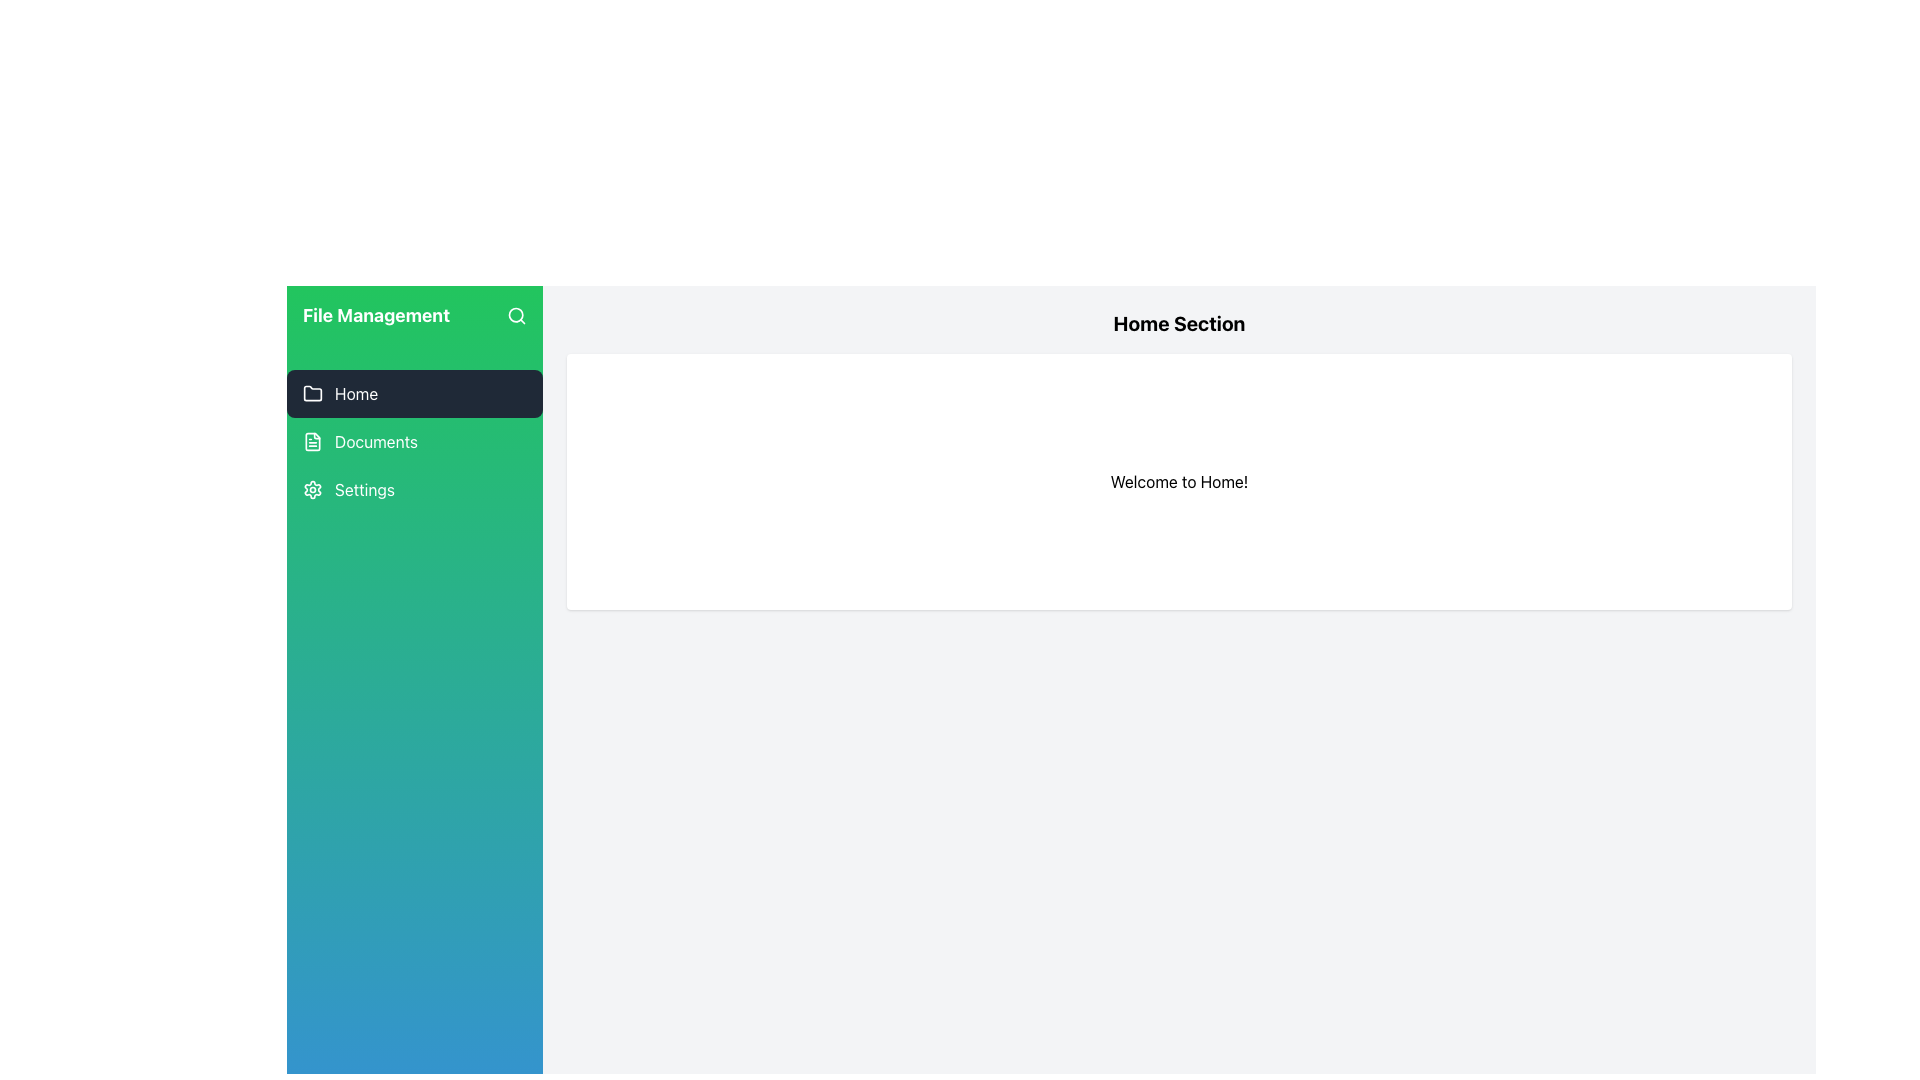  What do you see at coordinates (1179, 323) in the screenshot?
I see `the prominent heading text that reads 'Home Section', which is displayed in large, bold font at the top of the content panel` at bounding box center [1179, 323].